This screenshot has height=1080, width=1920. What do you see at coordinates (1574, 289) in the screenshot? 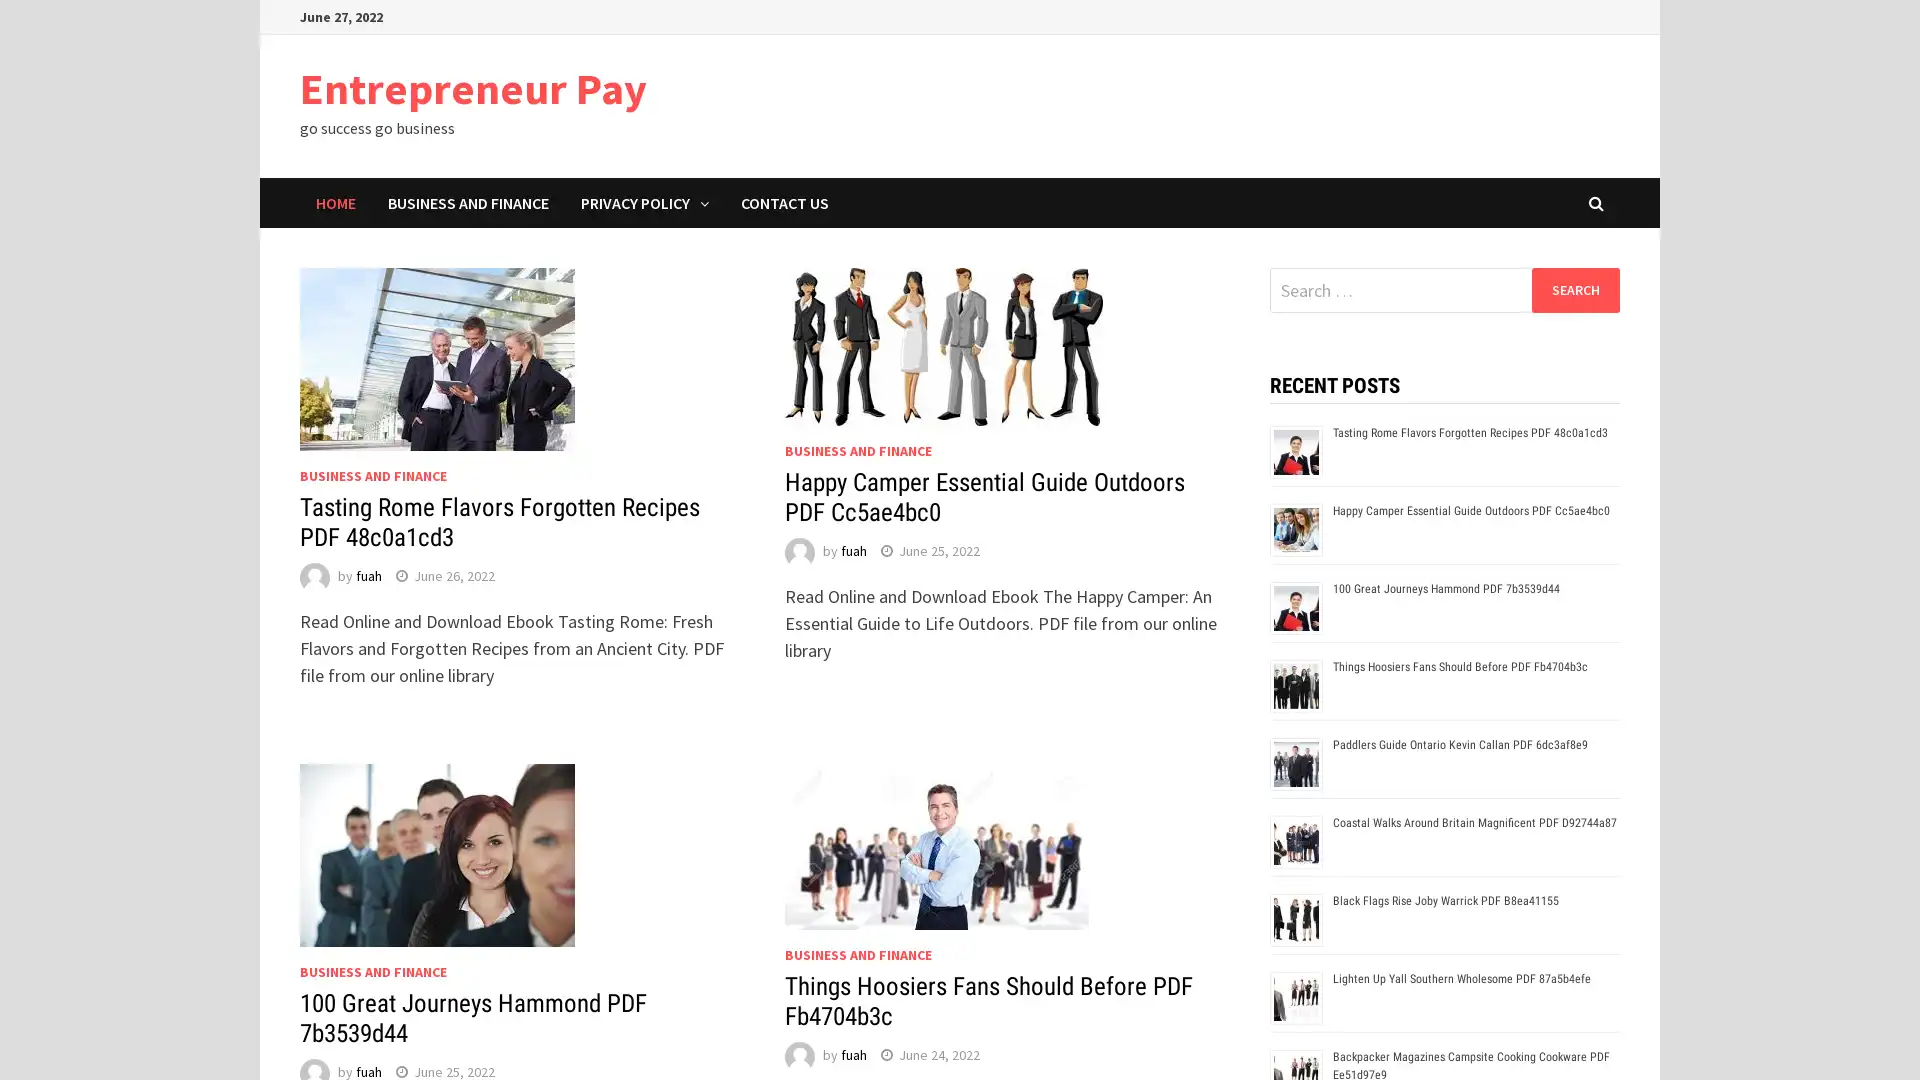
I see `Search` at bounding box center [1574, 289].